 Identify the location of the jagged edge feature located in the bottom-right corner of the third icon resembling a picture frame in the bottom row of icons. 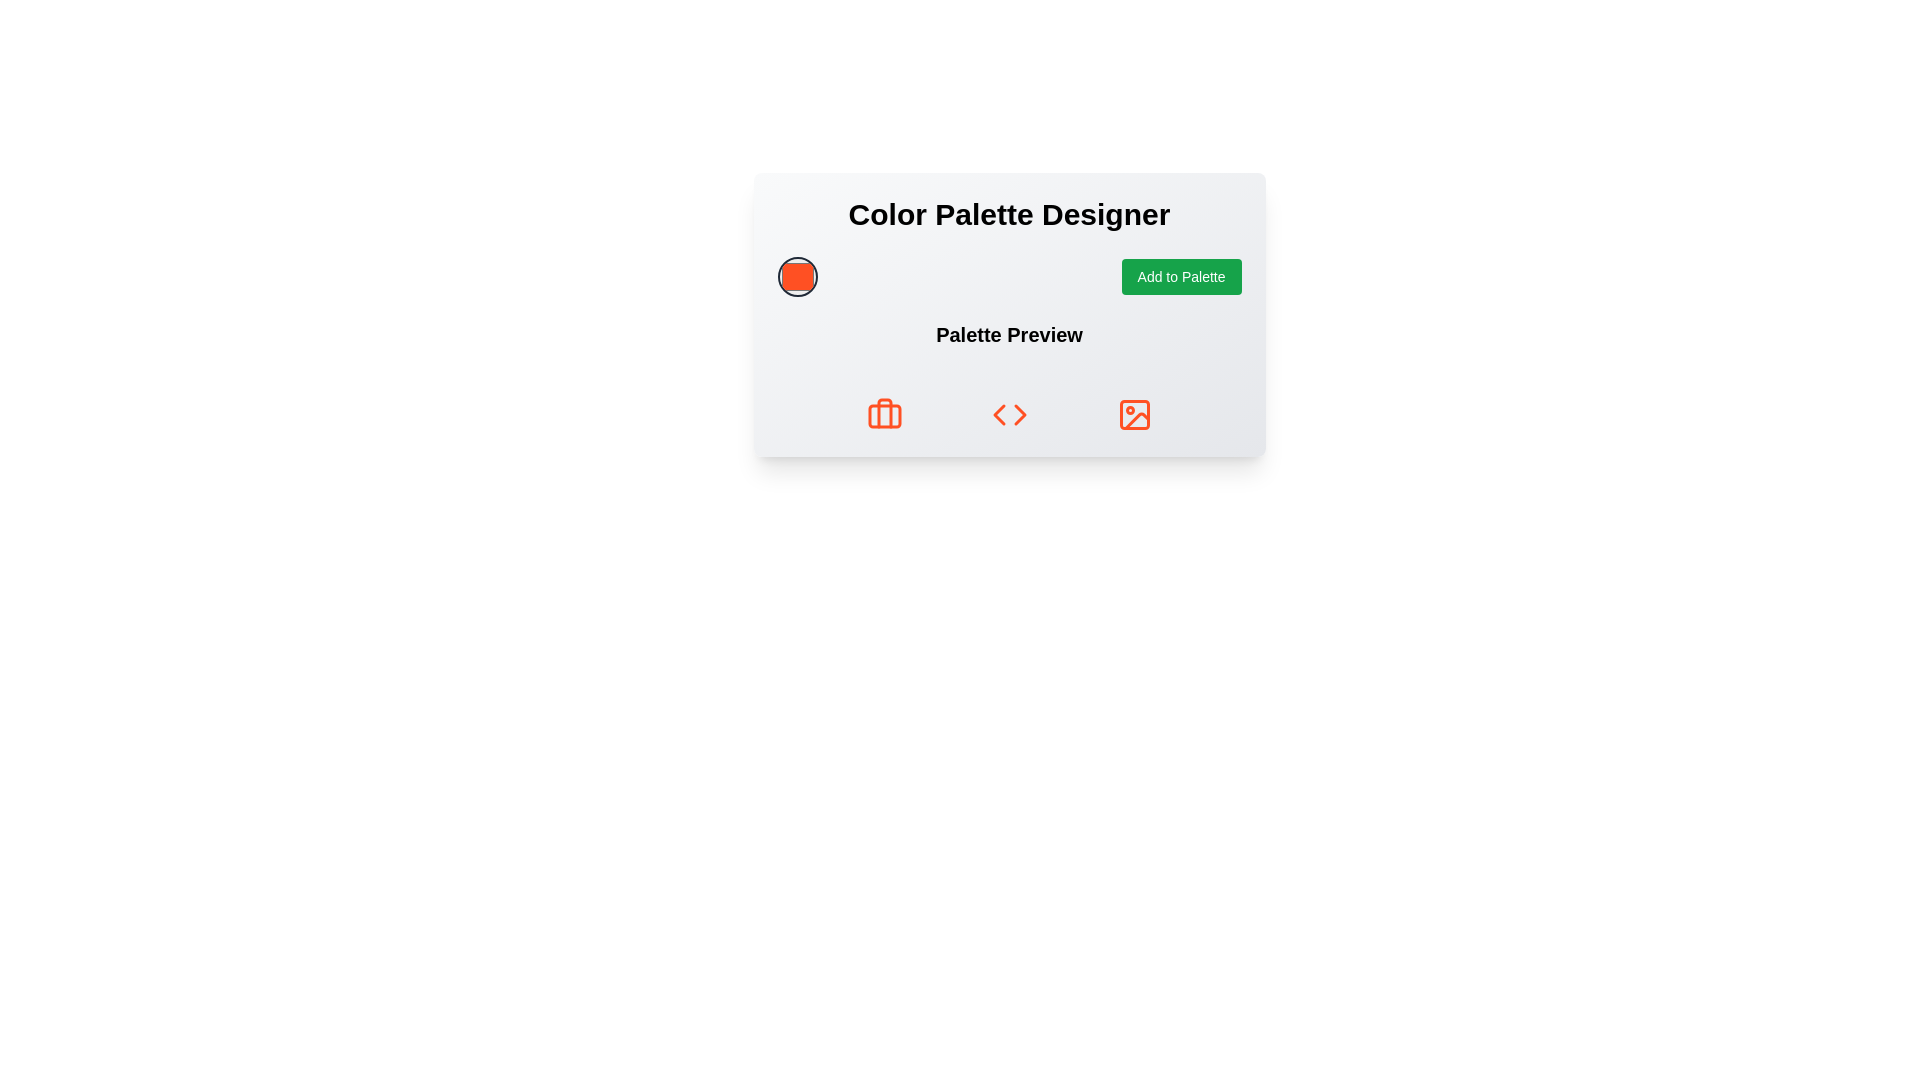
(1136, 420).